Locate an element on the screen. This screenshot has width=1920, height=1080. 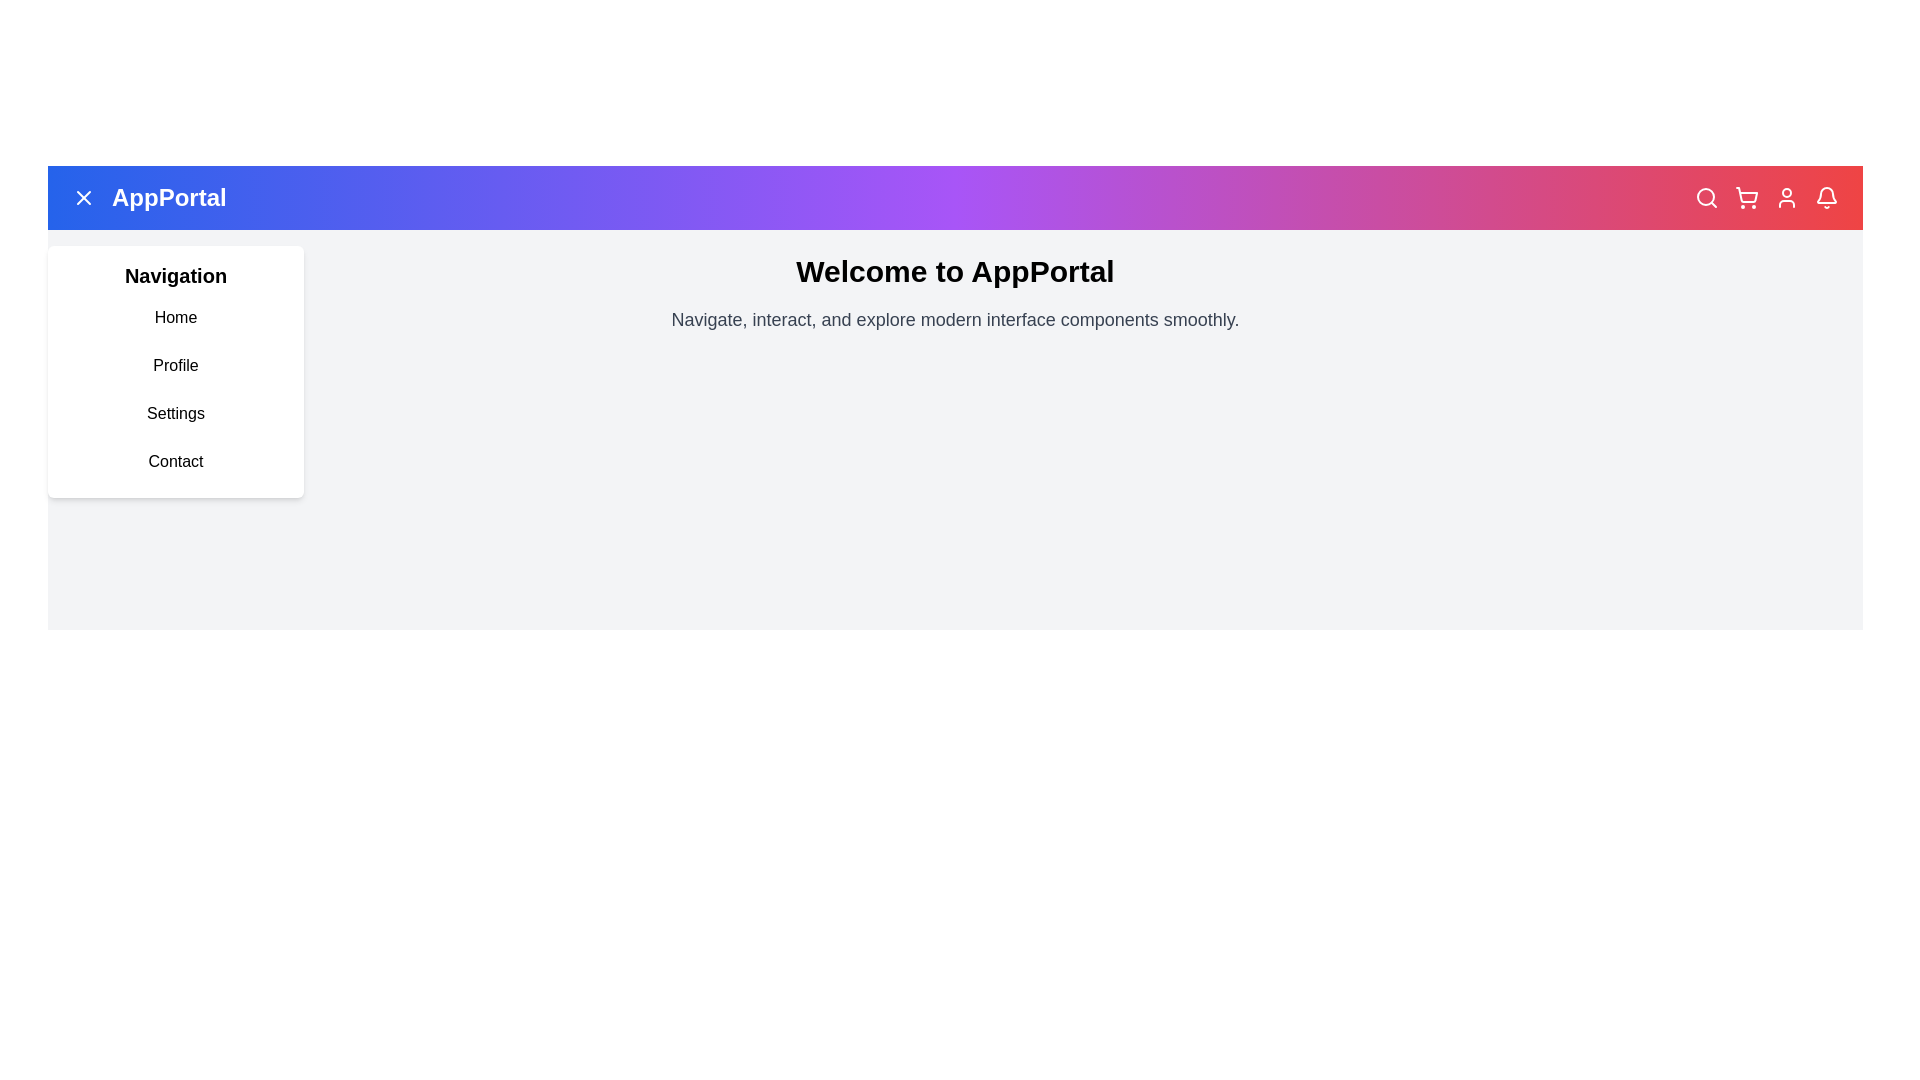
the central circular feature of the magnifying glass icon located in the top-right corner of the navigation bar is located at coordinates (1704, 196).